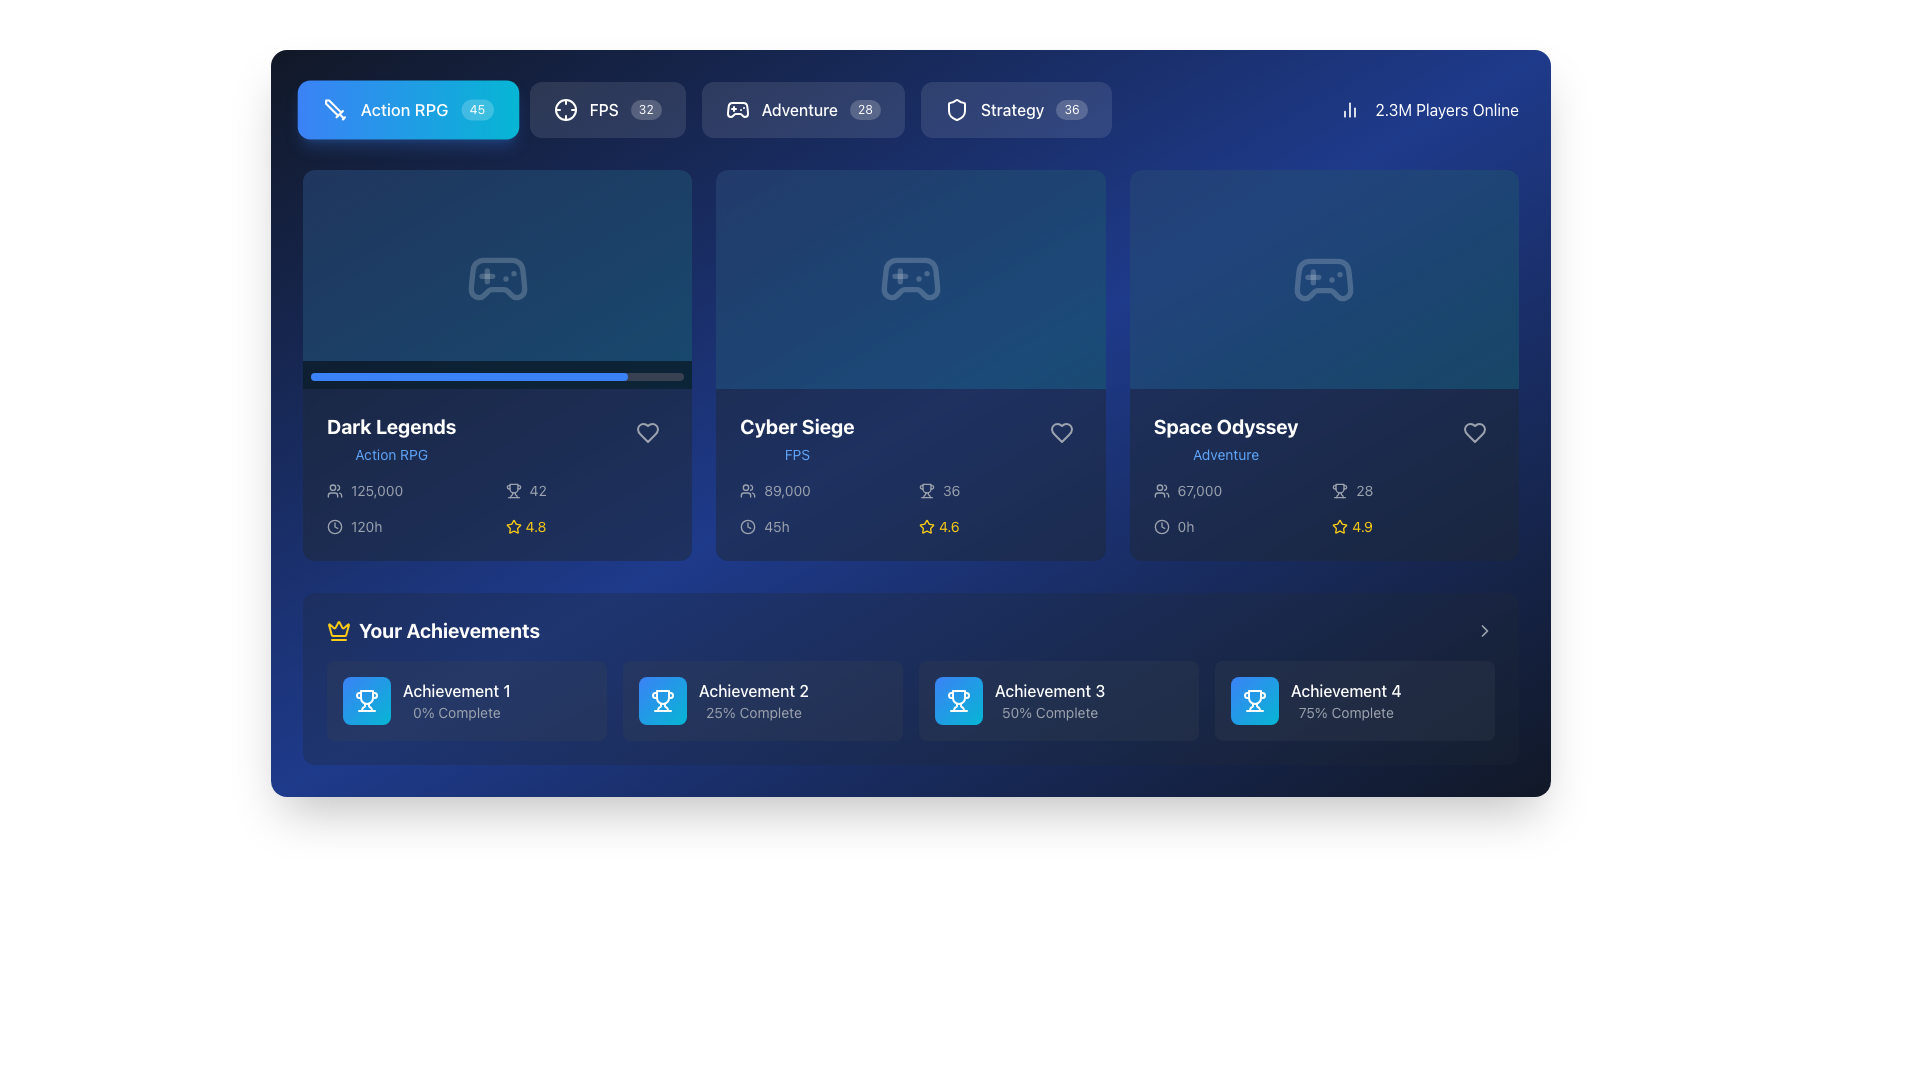 This screenshot has width=1920, height=1080. Describe the element at coordinates (648, 431) in the screenshot. I see `the heart icon button located in the upper right corner of the 'Dark Legends' card` at that location.